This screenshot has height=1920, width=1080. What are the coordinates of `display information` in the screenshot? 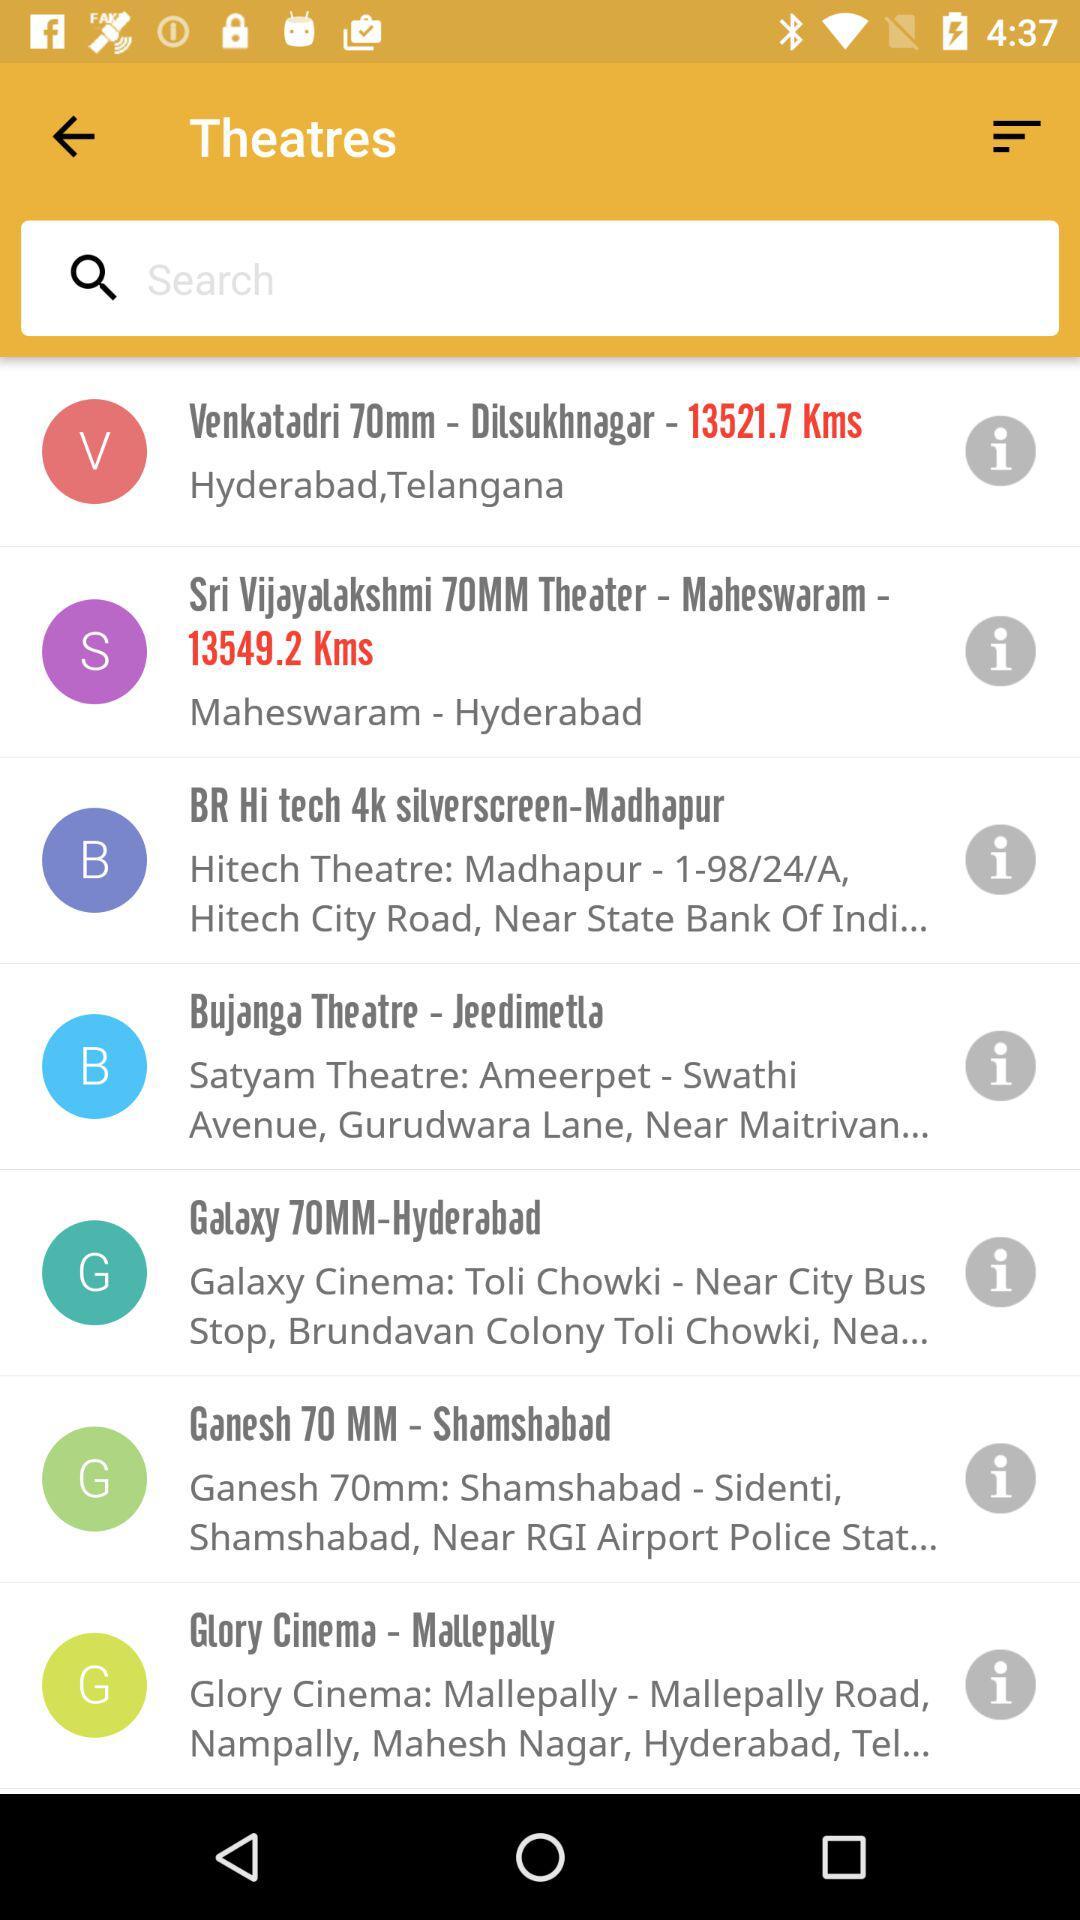 It's located at (1001, 1271).